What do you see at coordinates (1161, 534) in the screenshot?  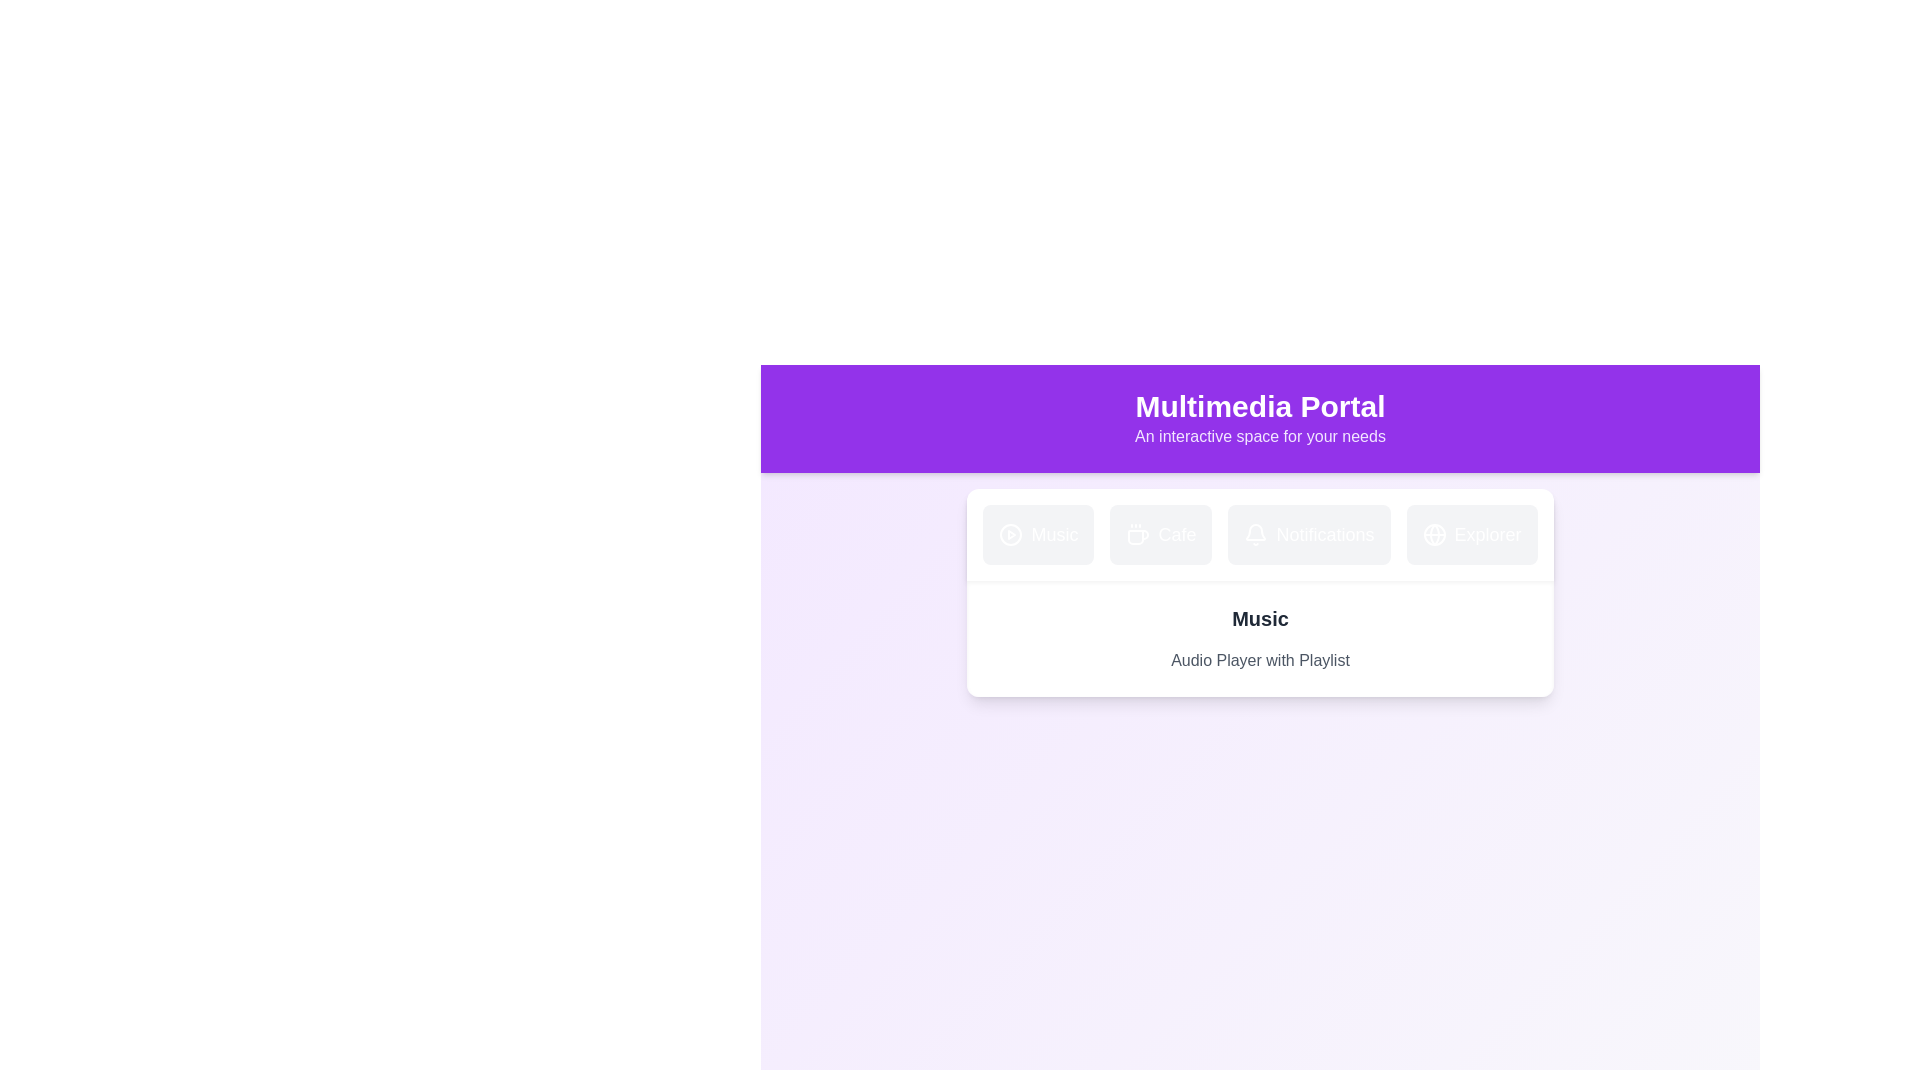 I see `the 'Cafe' tab in the menu` at bounding box center [1161, 534].